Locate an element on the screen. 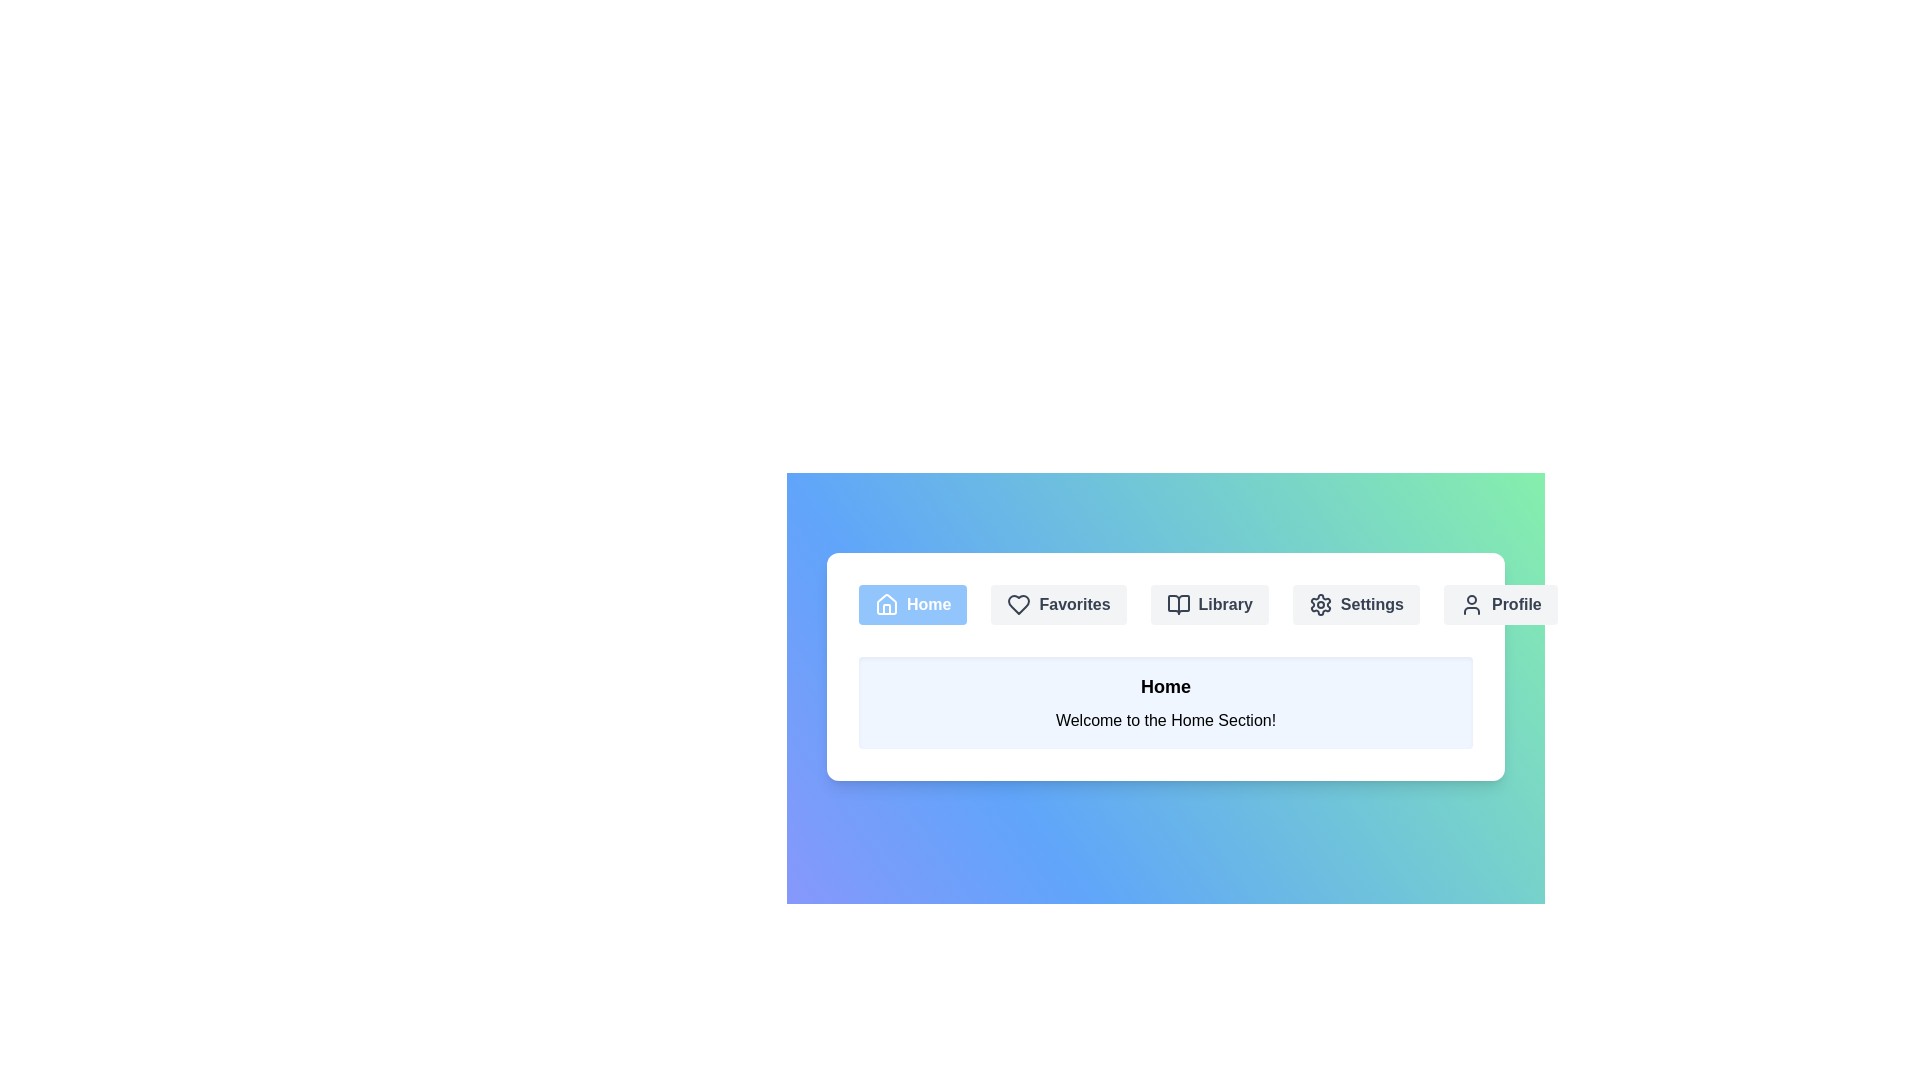 This screenshot has height=1080, width=1920. the 'Library' icon in the navigation menu is located at coordinates (1178, 604).